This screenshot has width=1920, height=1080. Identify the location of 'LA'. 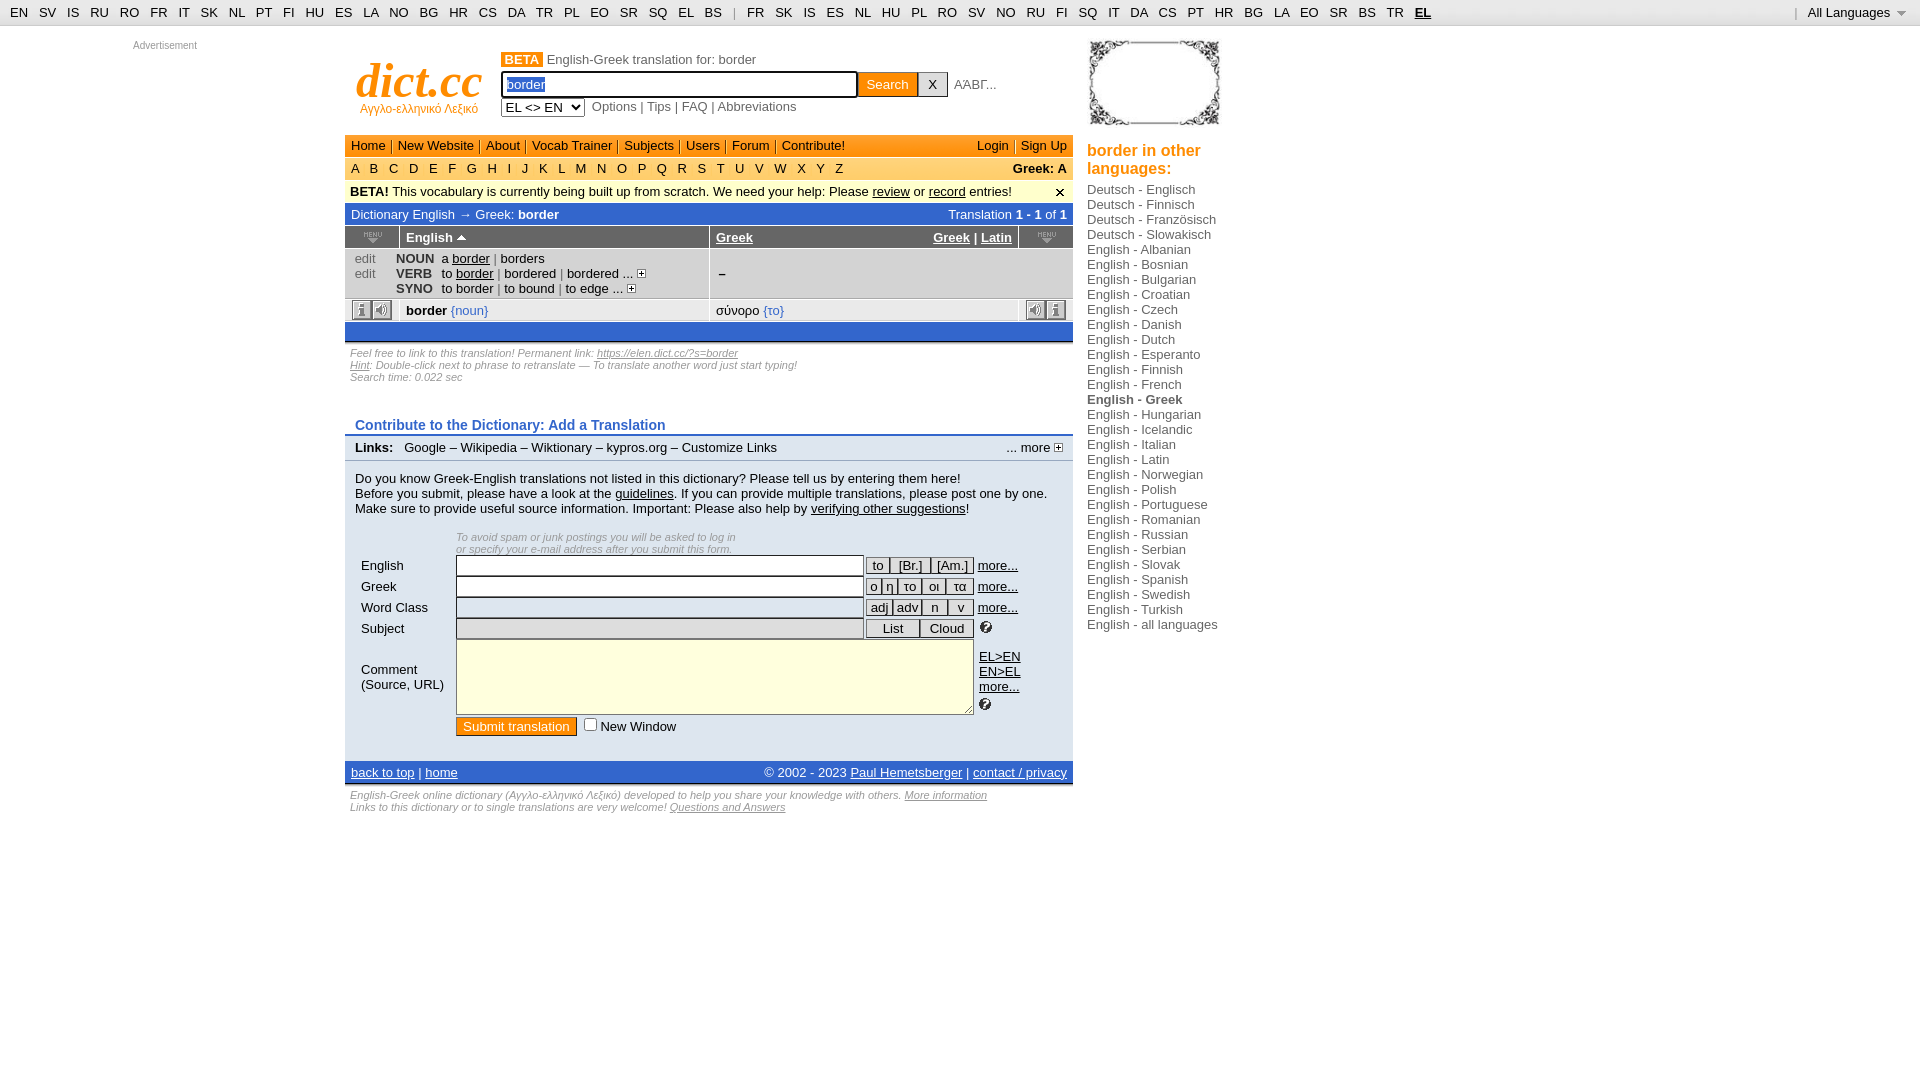
(1281, 12).